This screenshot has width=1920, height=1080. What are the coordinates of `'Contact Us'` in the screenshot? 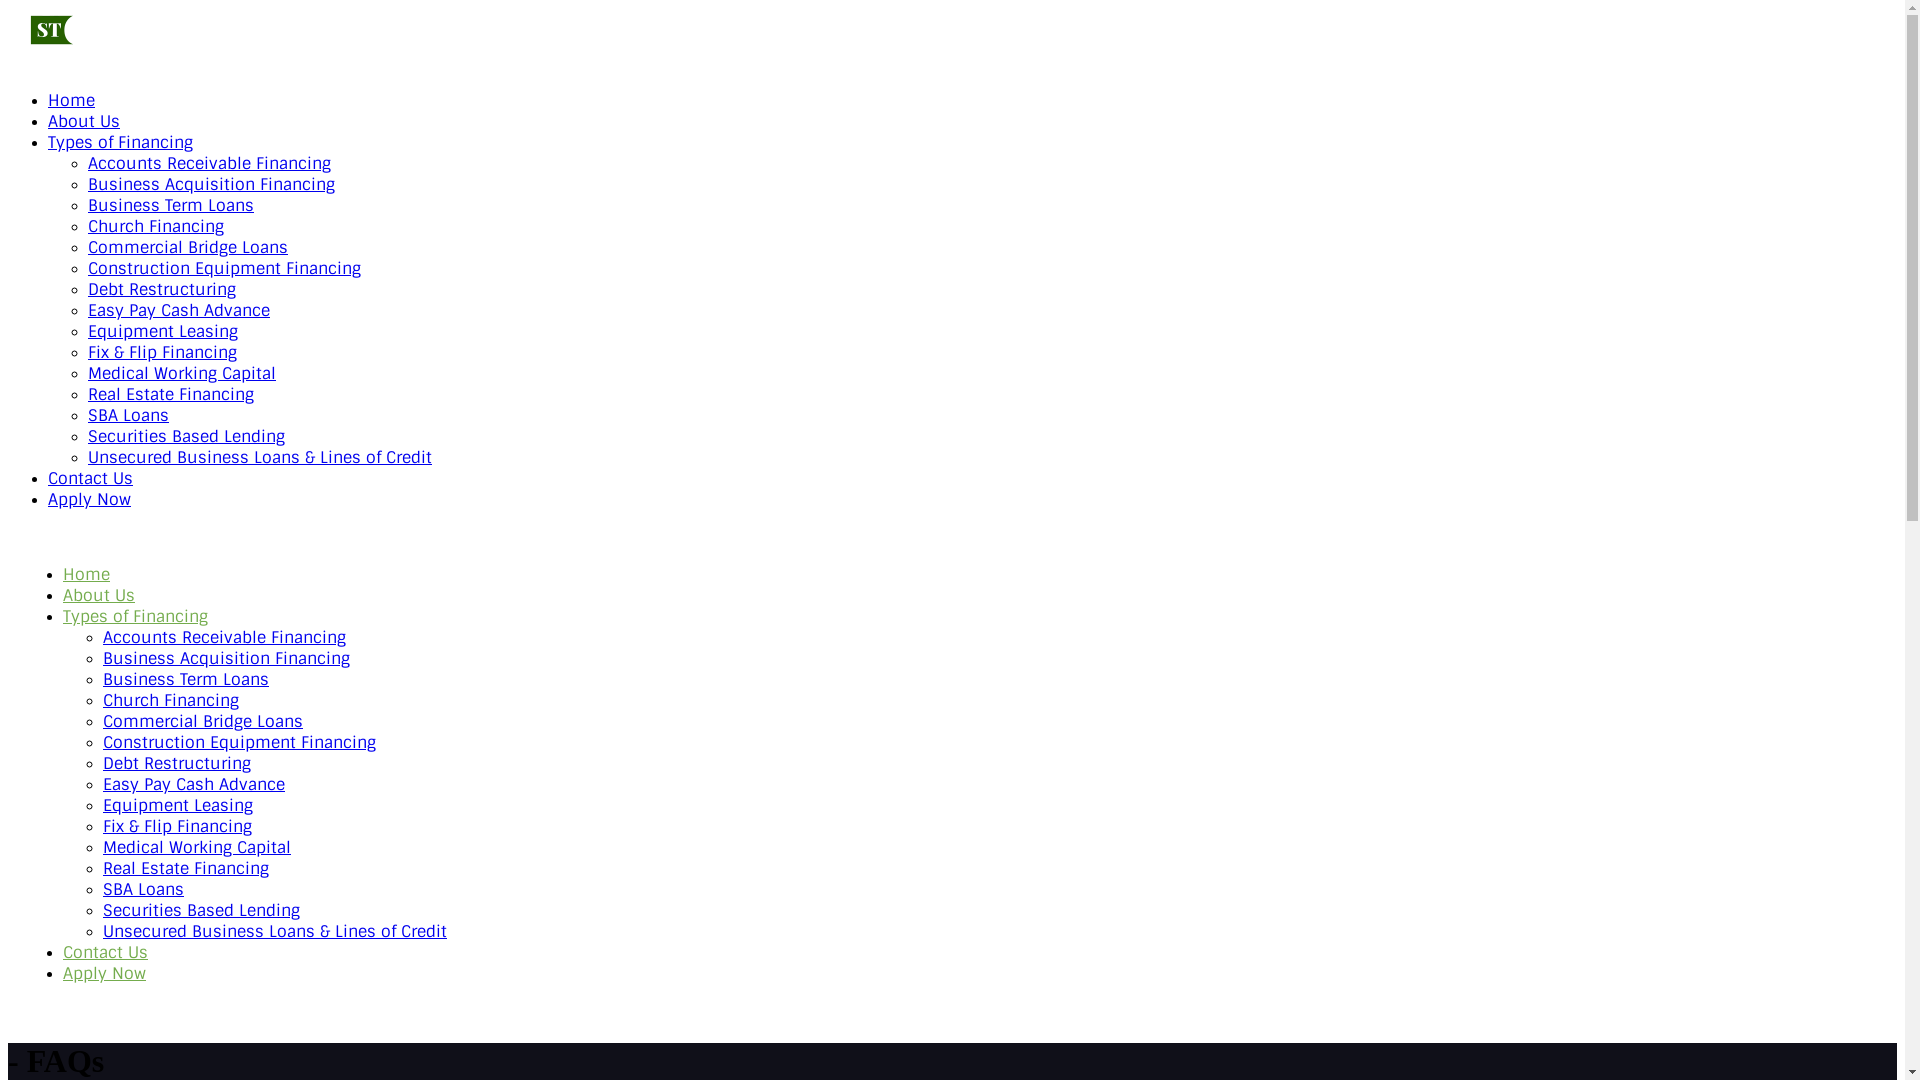 It's located at (104, 951).